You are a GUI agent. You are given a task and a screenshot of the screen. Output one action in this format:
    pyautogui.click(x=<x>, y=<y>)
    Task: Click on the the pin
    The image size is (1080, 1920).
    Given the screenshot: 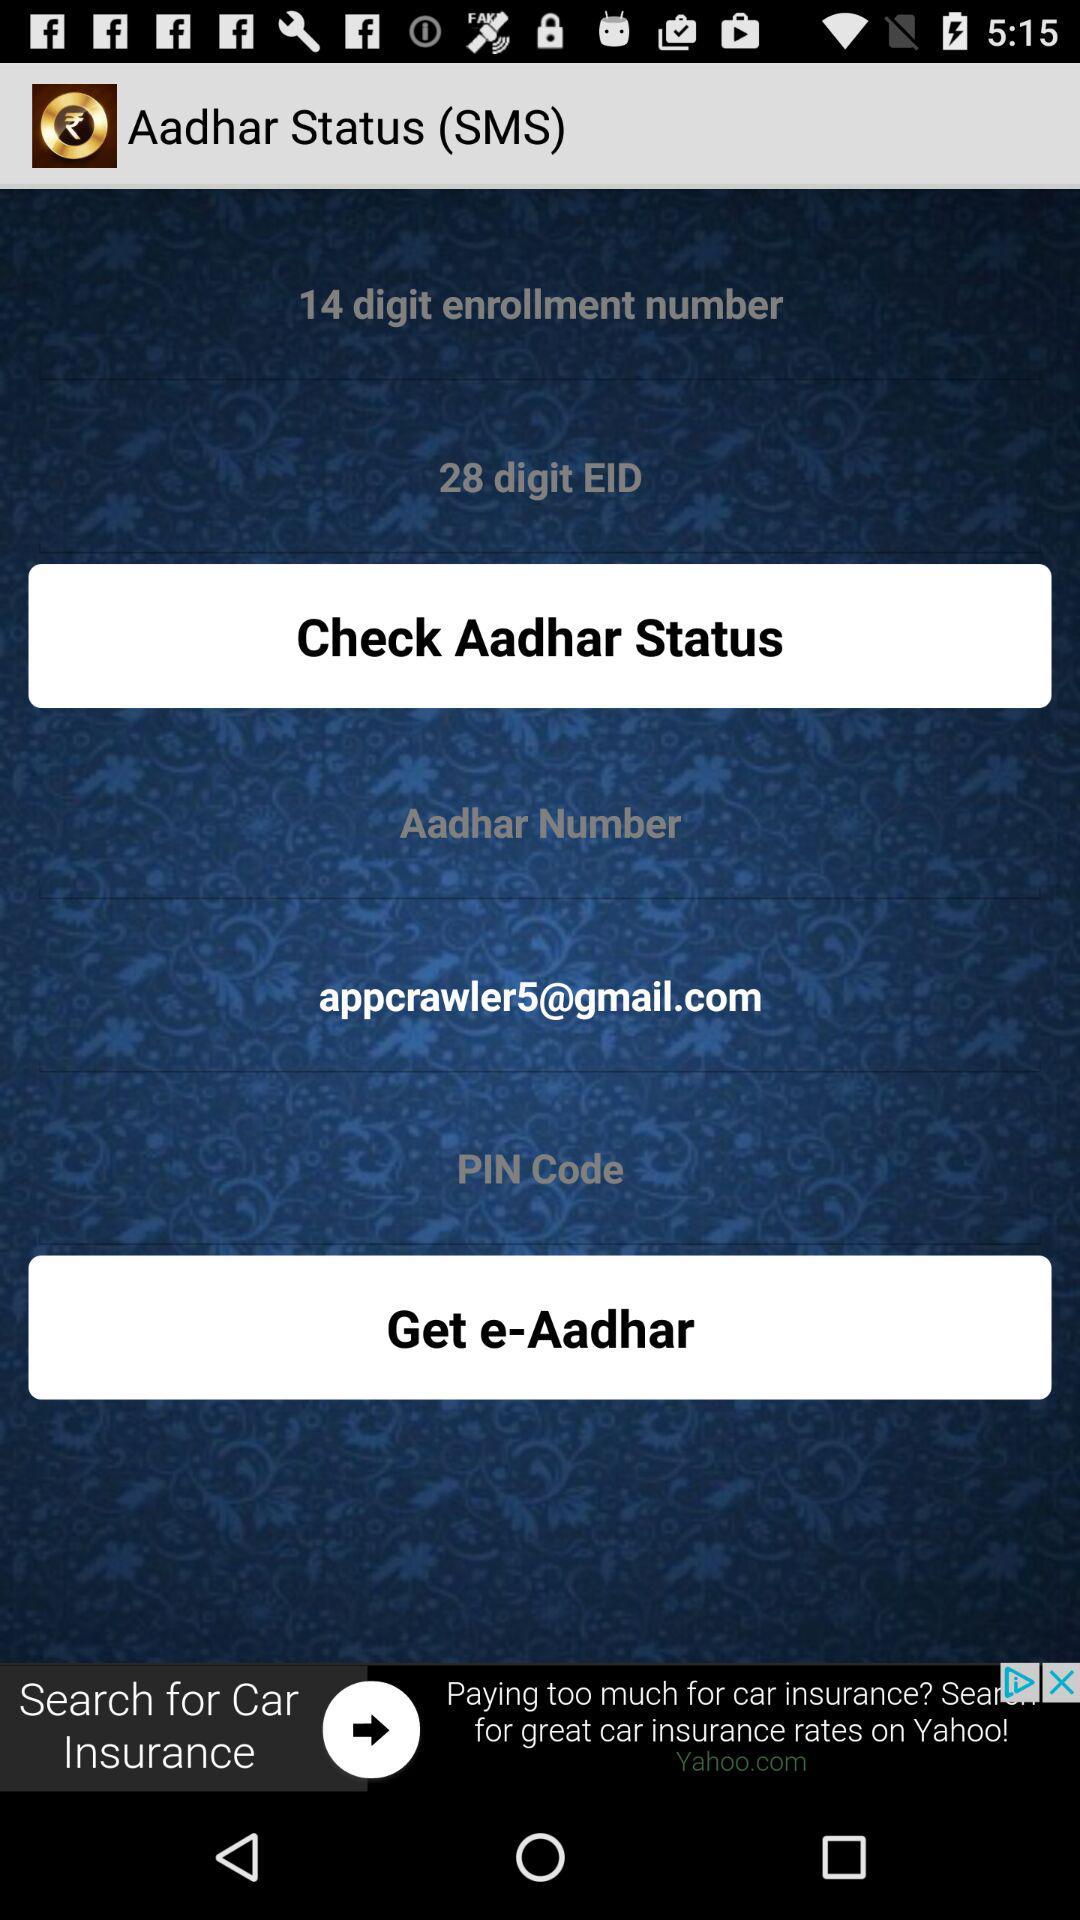 What is the action you would take?
    pyautogui.click(x=540, y=1169)
    